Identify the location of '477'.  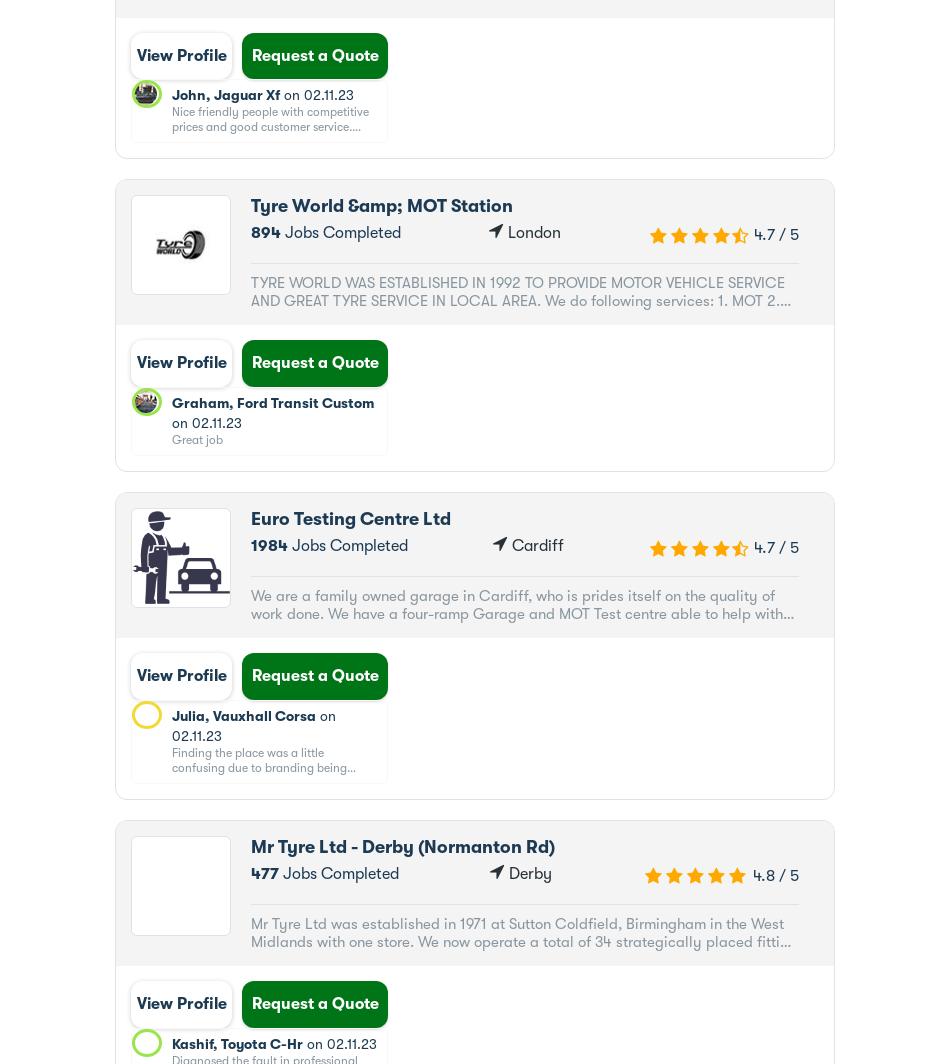
(263, 873).